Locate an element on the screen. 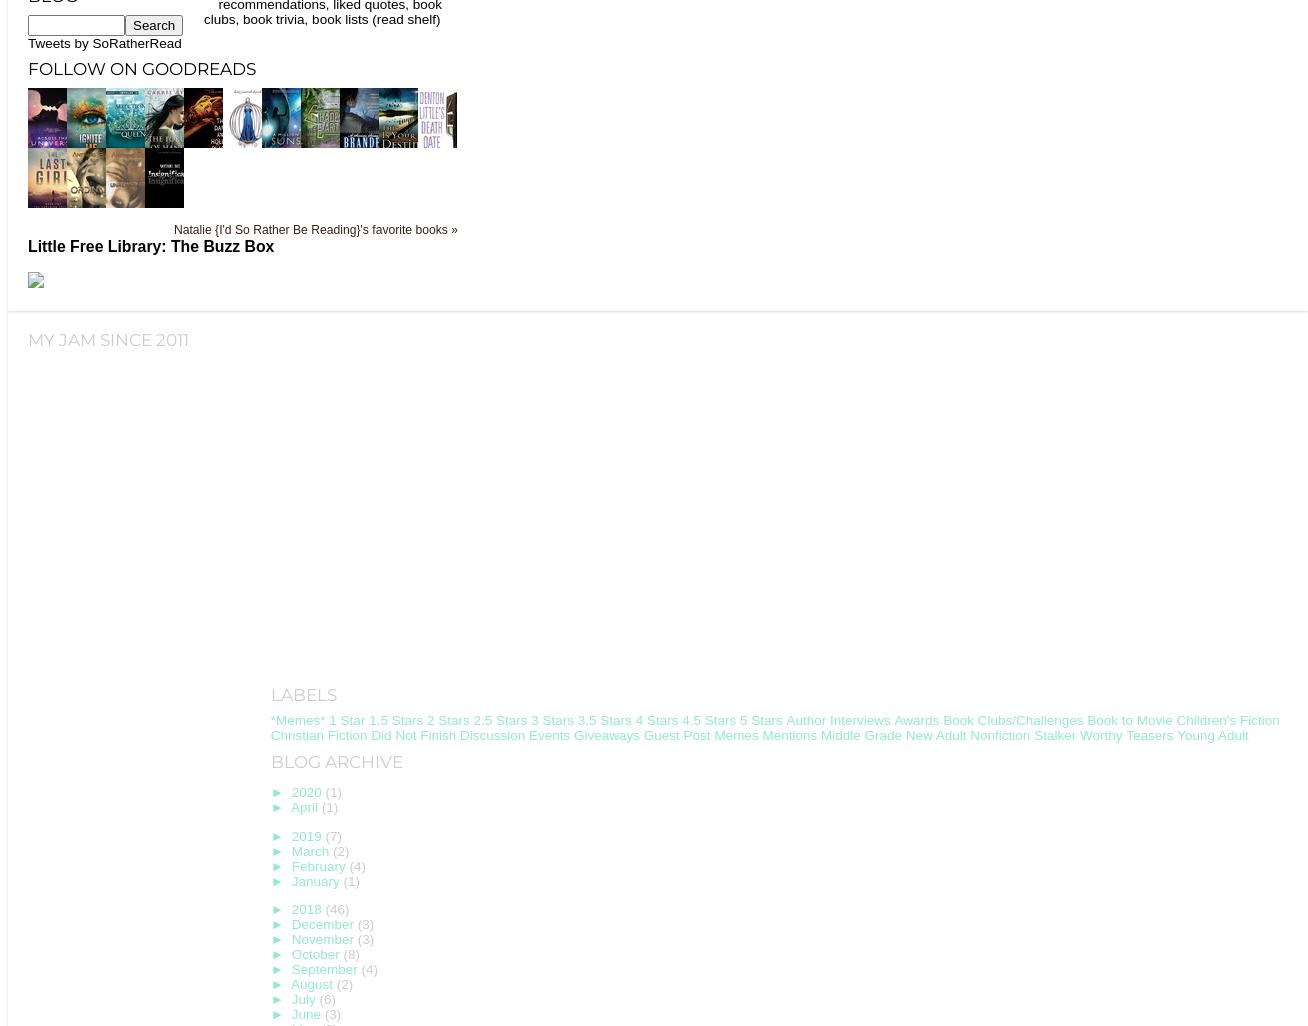 This screenshot has height=1026, width=1308. 'Book to Movie' is located at coordinates (1128, 720).